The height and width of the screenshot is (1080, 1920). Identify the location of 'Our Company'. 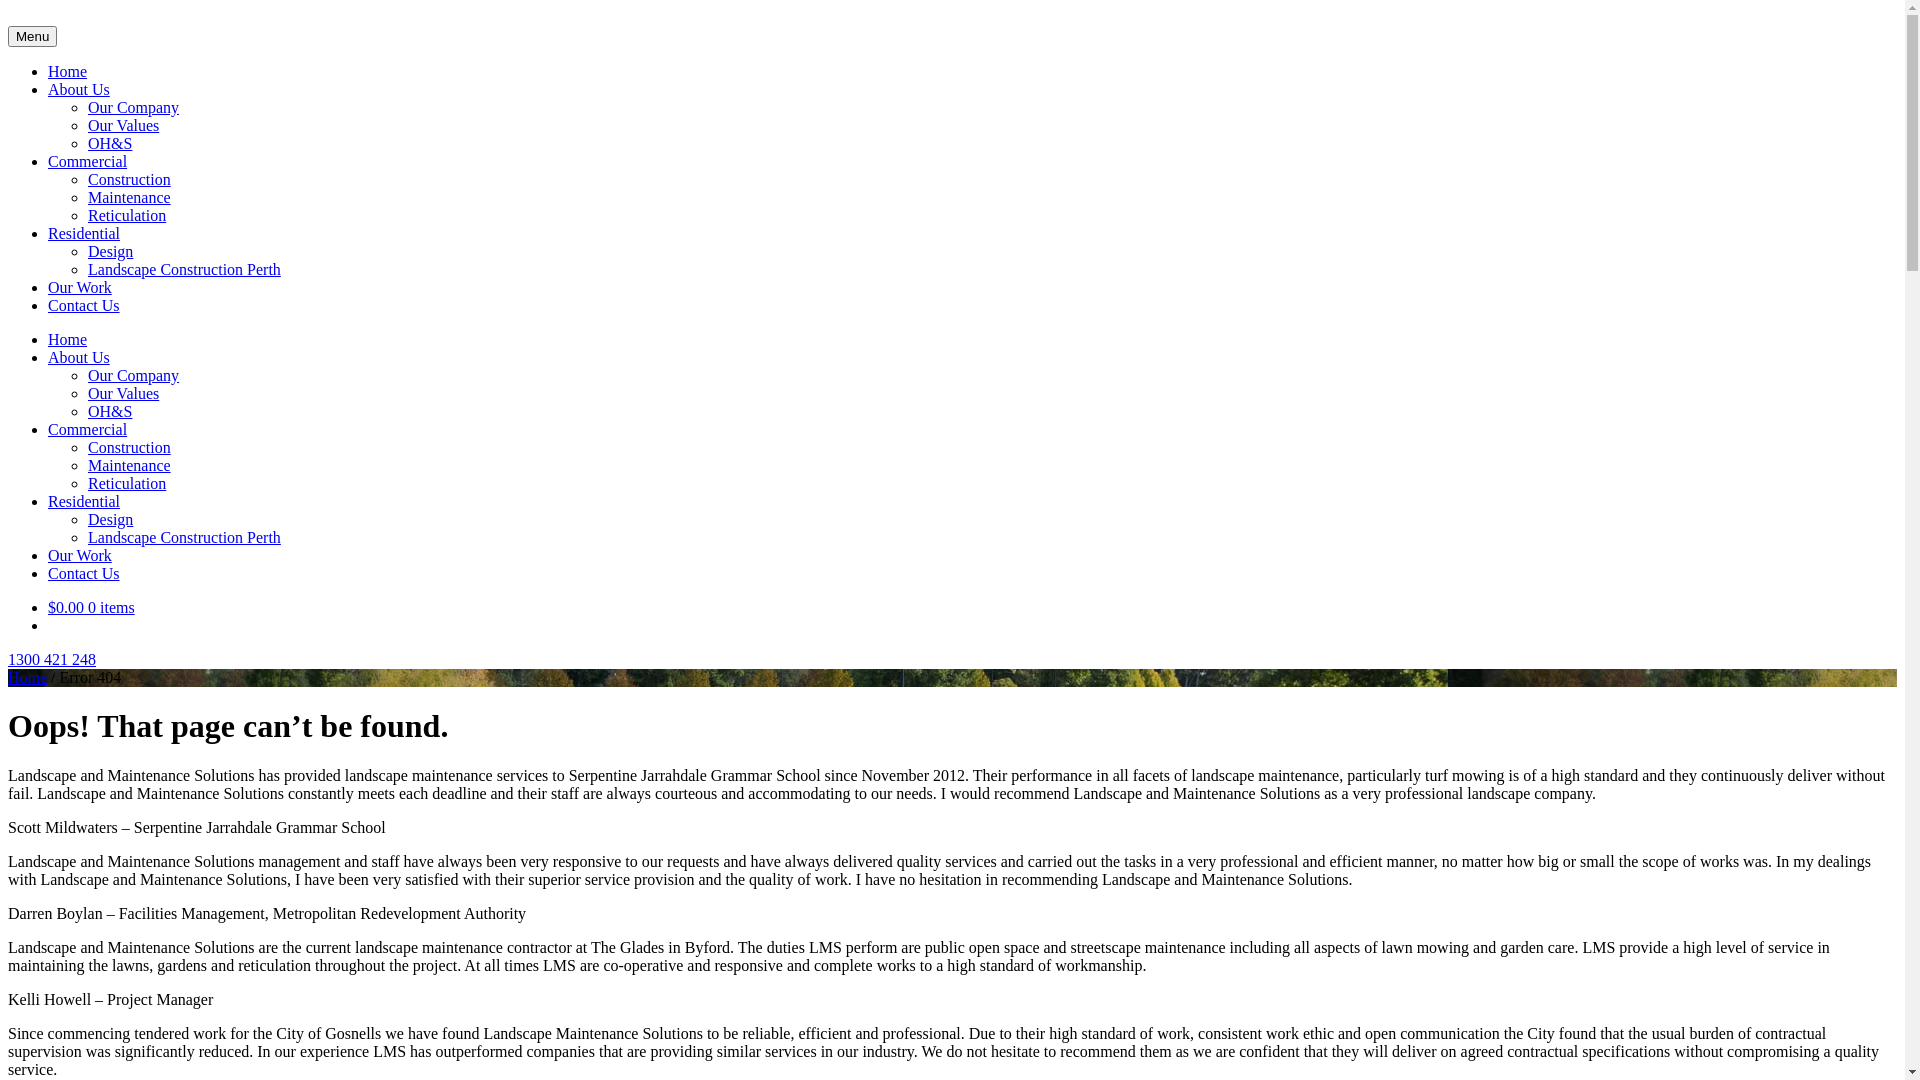
(86, 107).